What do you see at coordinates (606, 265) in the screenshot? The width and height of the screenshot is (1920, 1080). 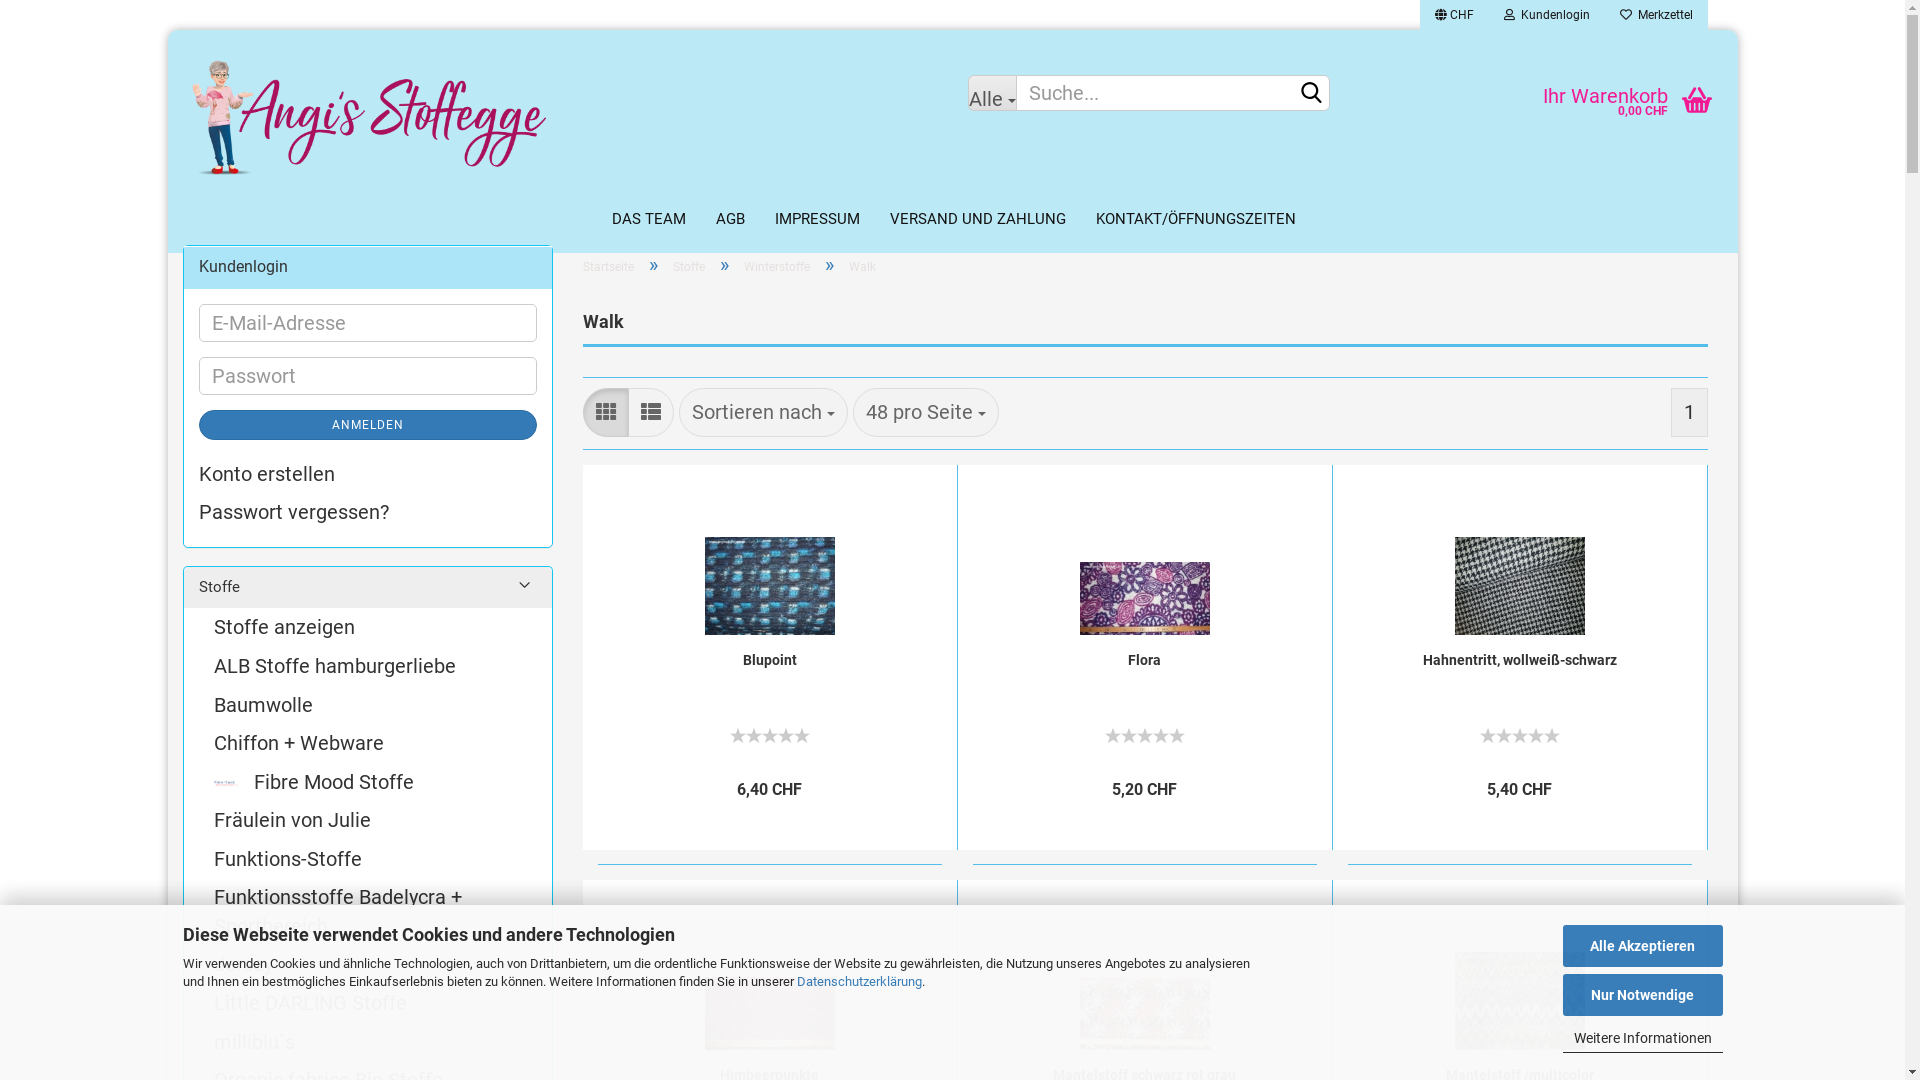 I see `'Startseite'` at bounding box center [606, 265].